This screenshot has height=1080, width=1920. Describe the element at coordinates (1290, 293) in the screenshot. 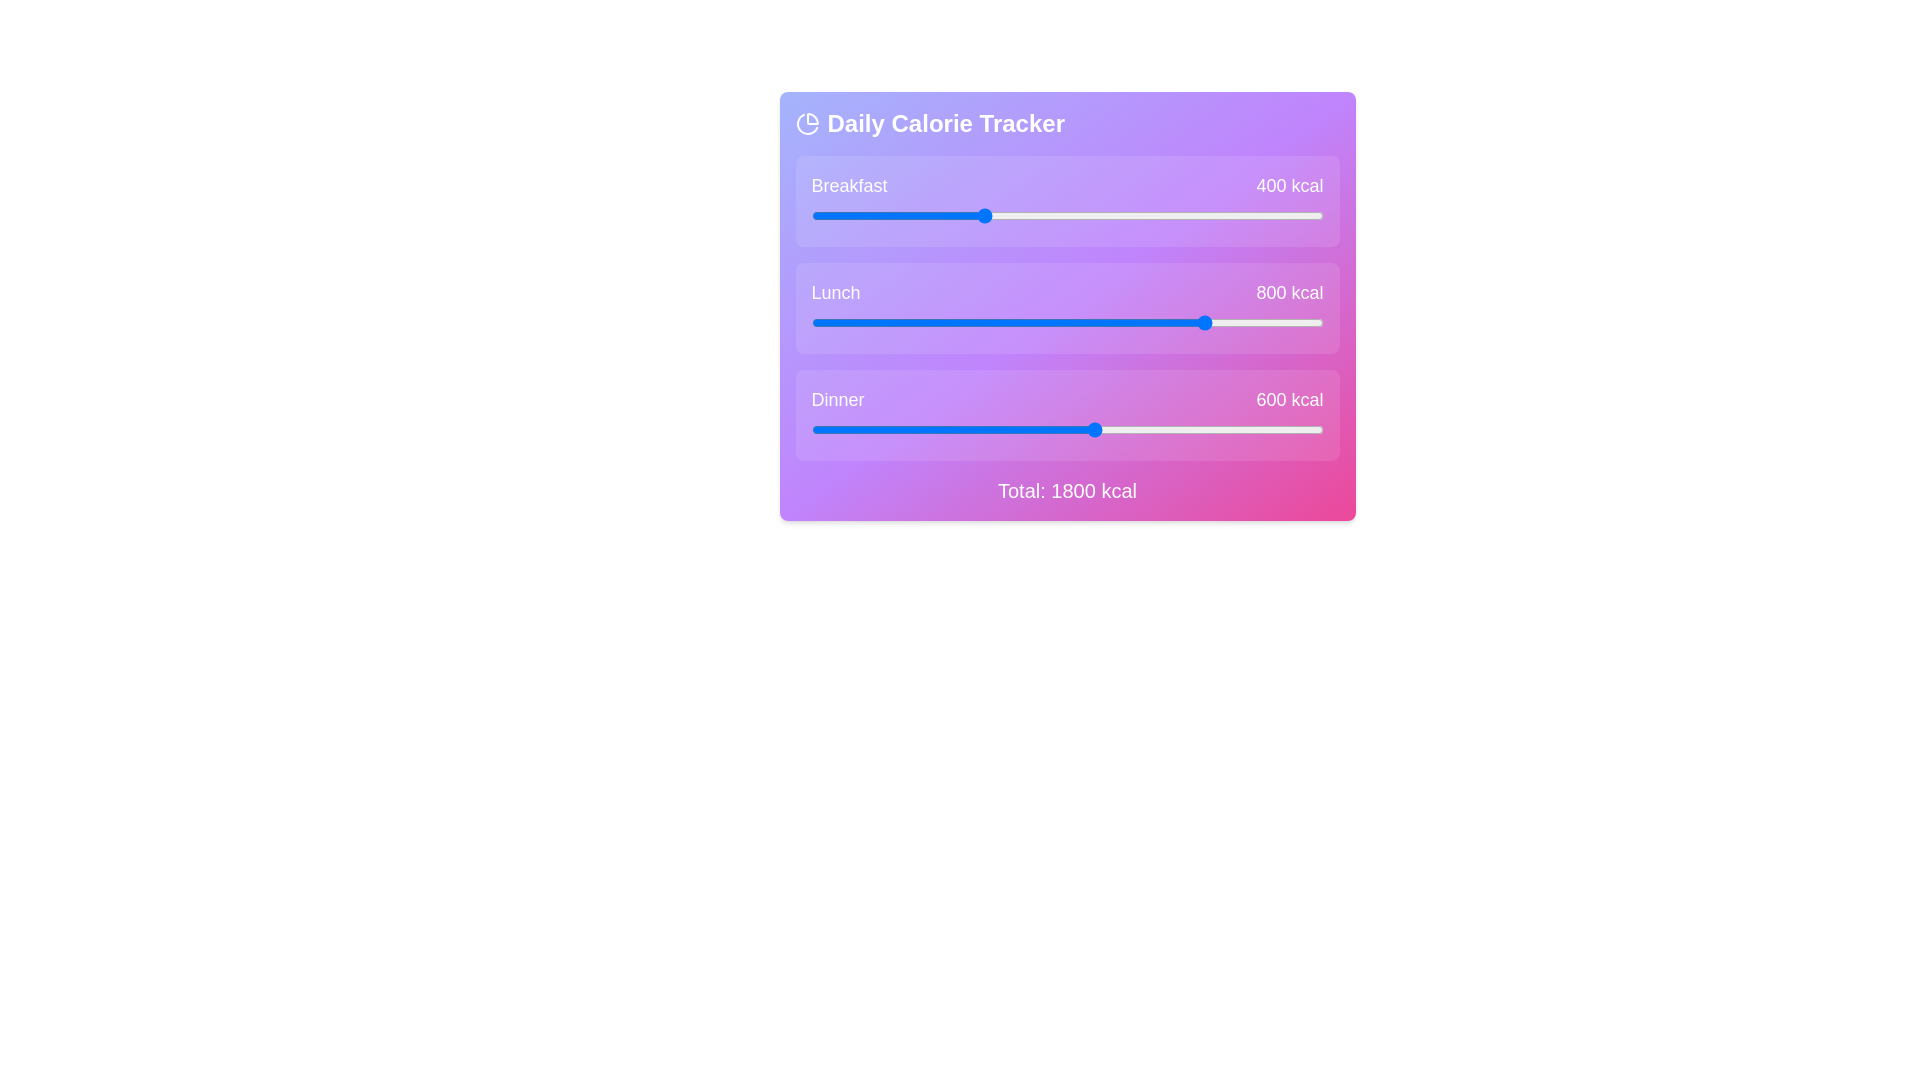

I see `the Static Text Label displaying '800 kcal' for the 'Lunch' slider, which serves as a visual indicator for caloric allocation` at that location.